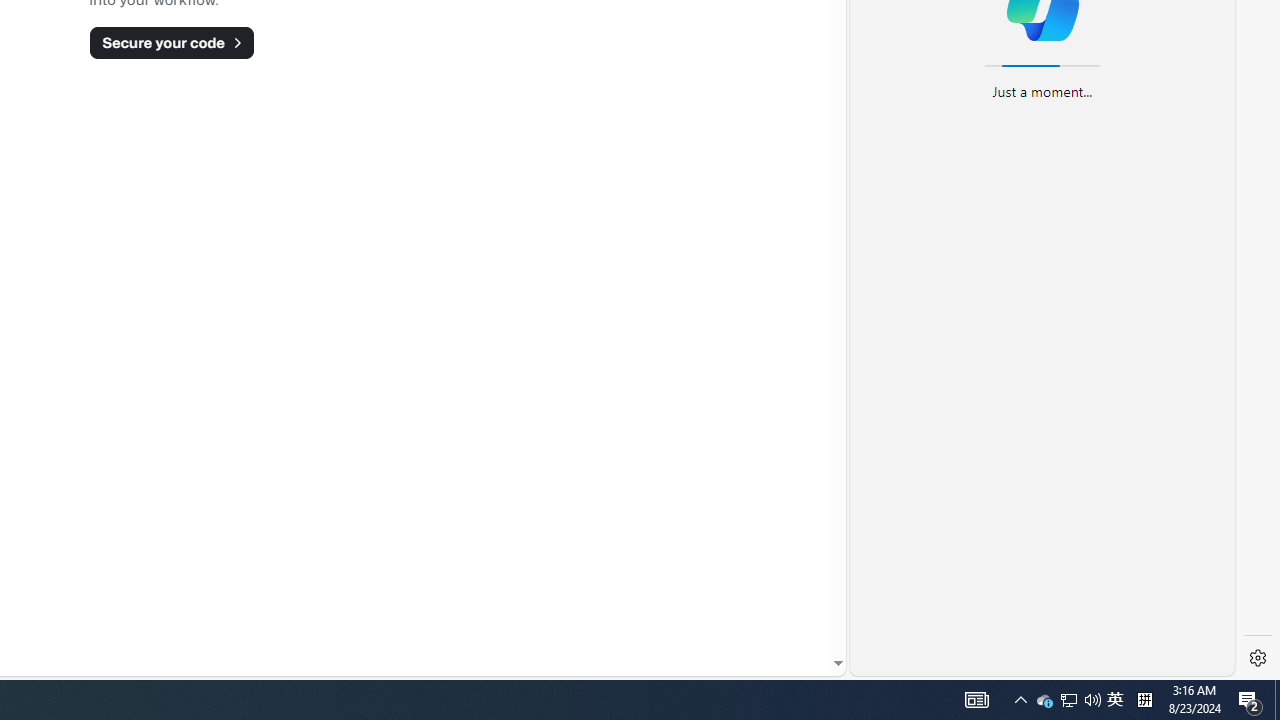 This screenshot has width=1280, height=720. I want to click on 'Secure your code', so click(171, 42).